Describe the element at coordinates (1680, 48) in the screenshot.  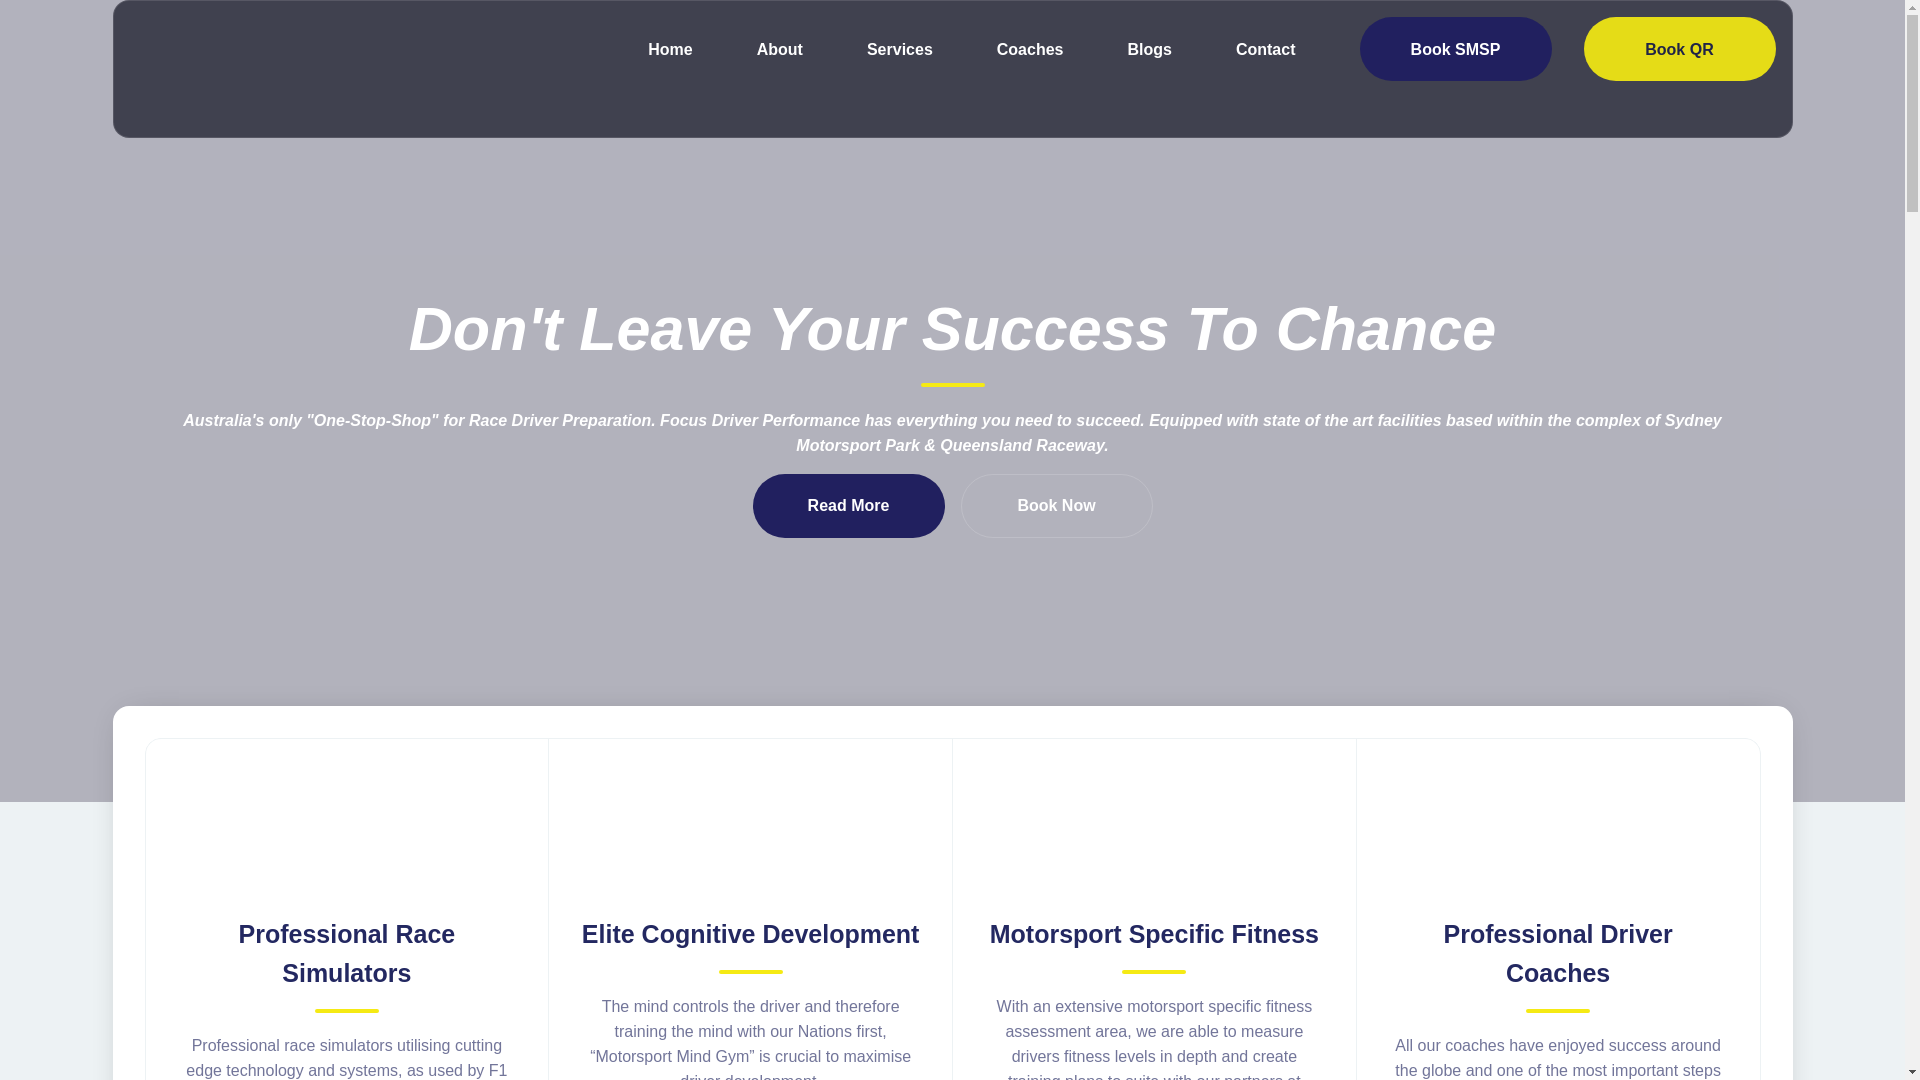
I see `'Book QR'` at that location.